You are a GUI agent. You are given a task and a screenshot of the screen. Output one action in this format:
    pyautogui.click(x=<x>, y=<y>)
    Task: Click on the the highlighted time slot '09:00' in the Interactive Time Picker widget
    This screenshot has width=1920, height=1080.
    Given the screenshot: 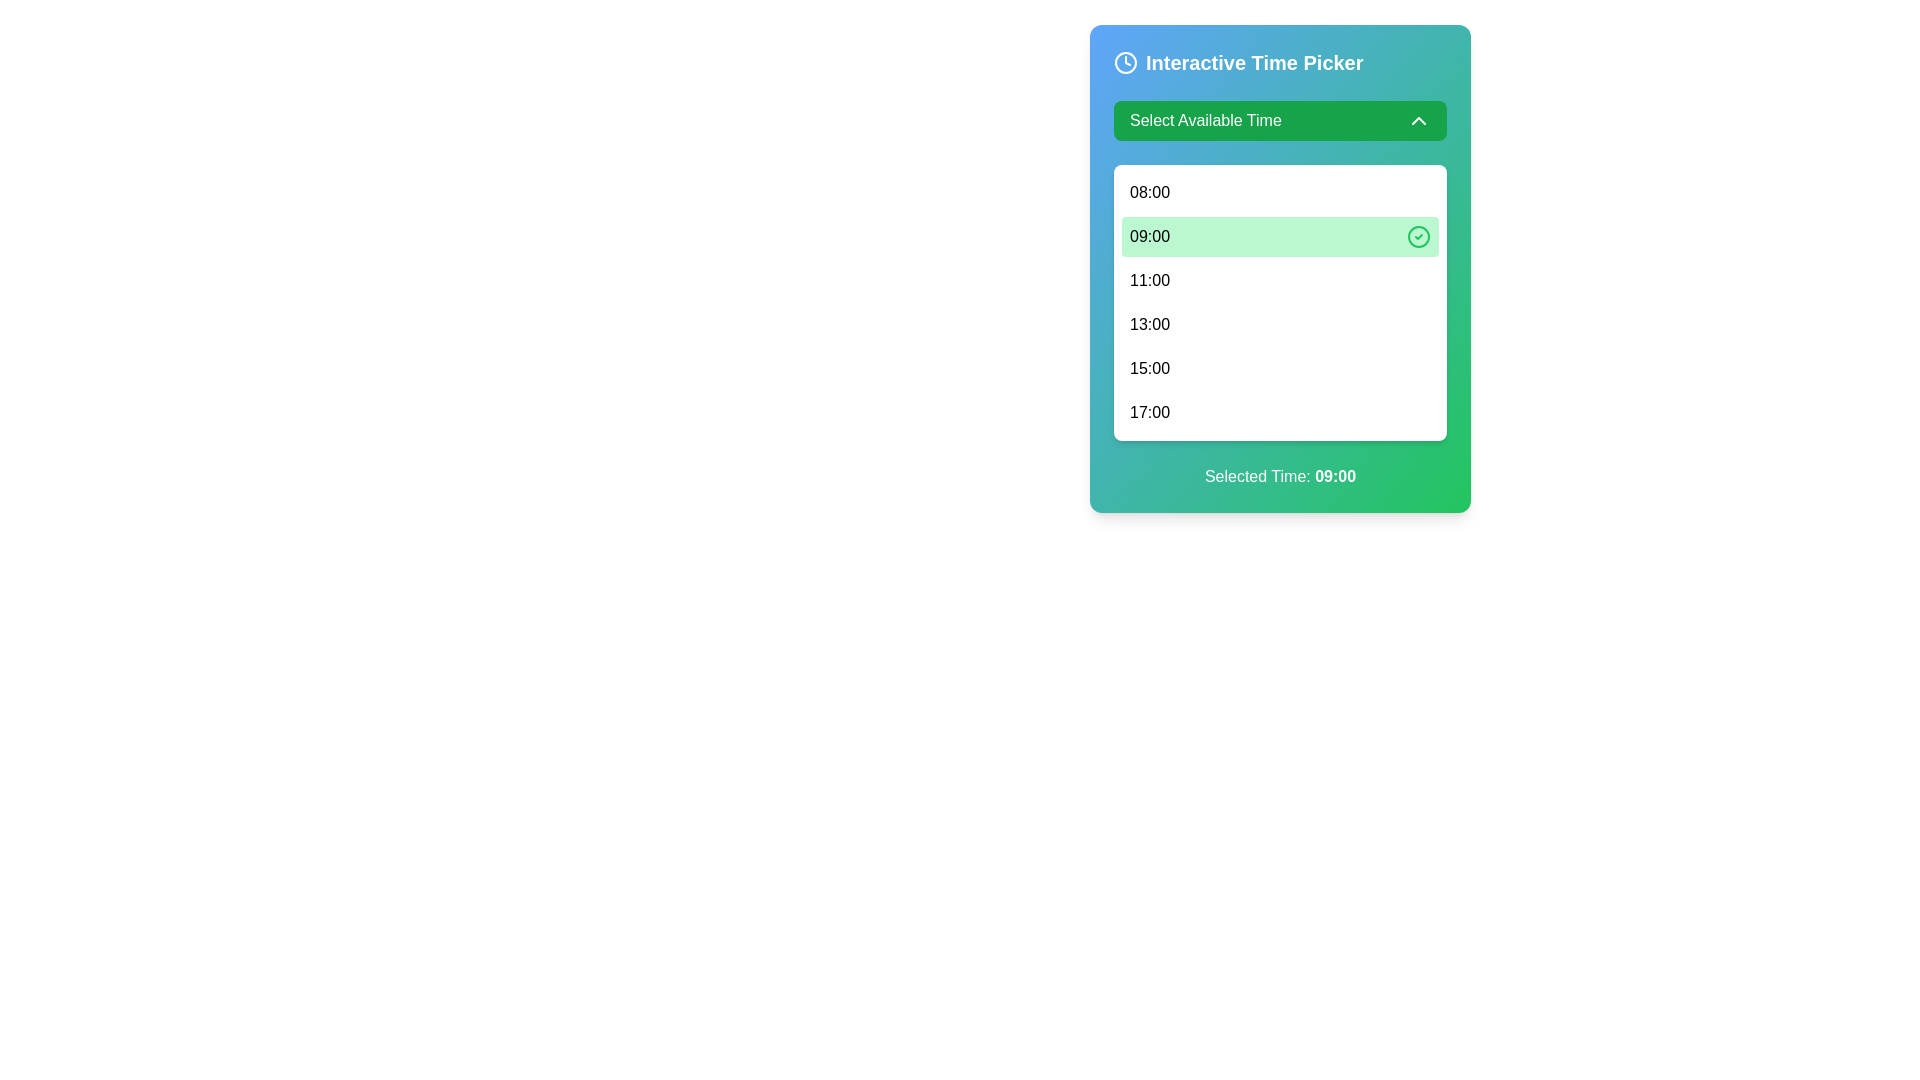 What is the action you would take?
    pyautogui.click(x=1280, y=268)
    